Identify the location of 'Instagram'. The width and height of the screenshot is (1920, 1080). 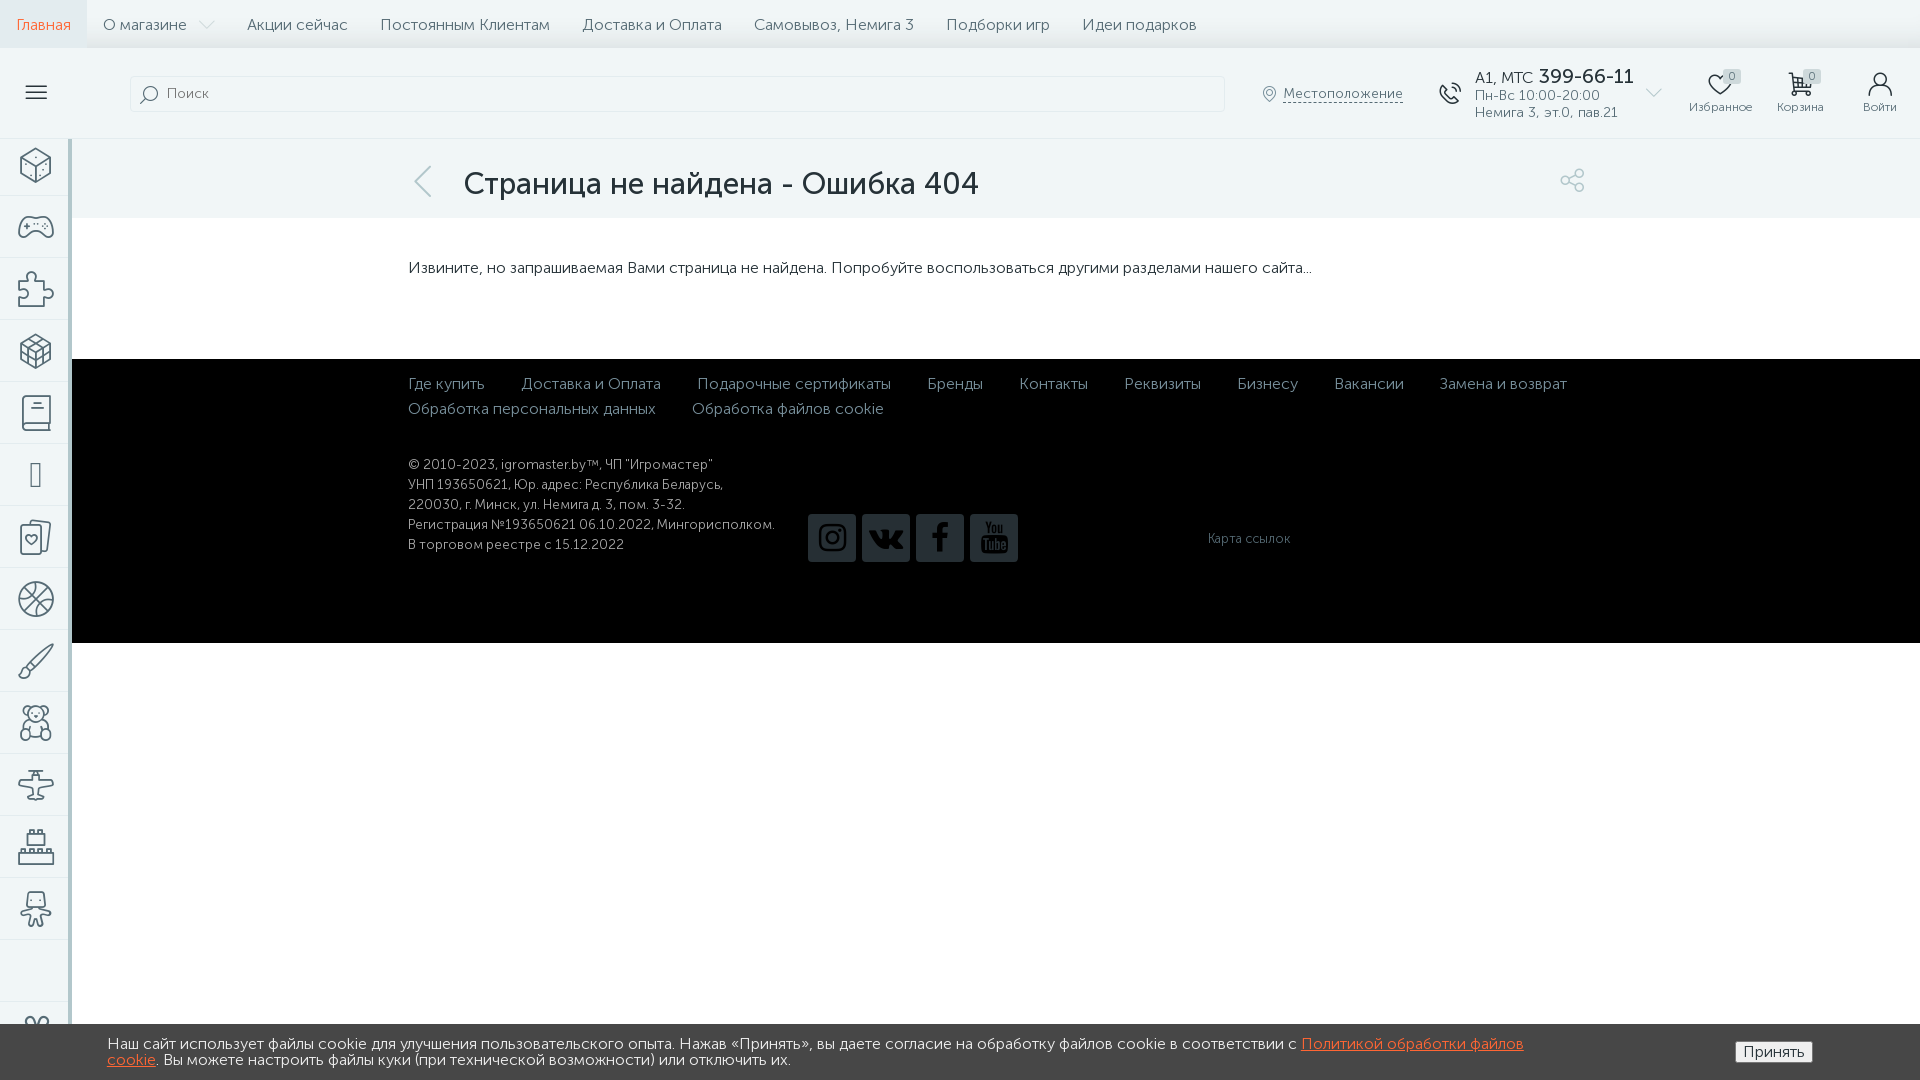
(831, 536).